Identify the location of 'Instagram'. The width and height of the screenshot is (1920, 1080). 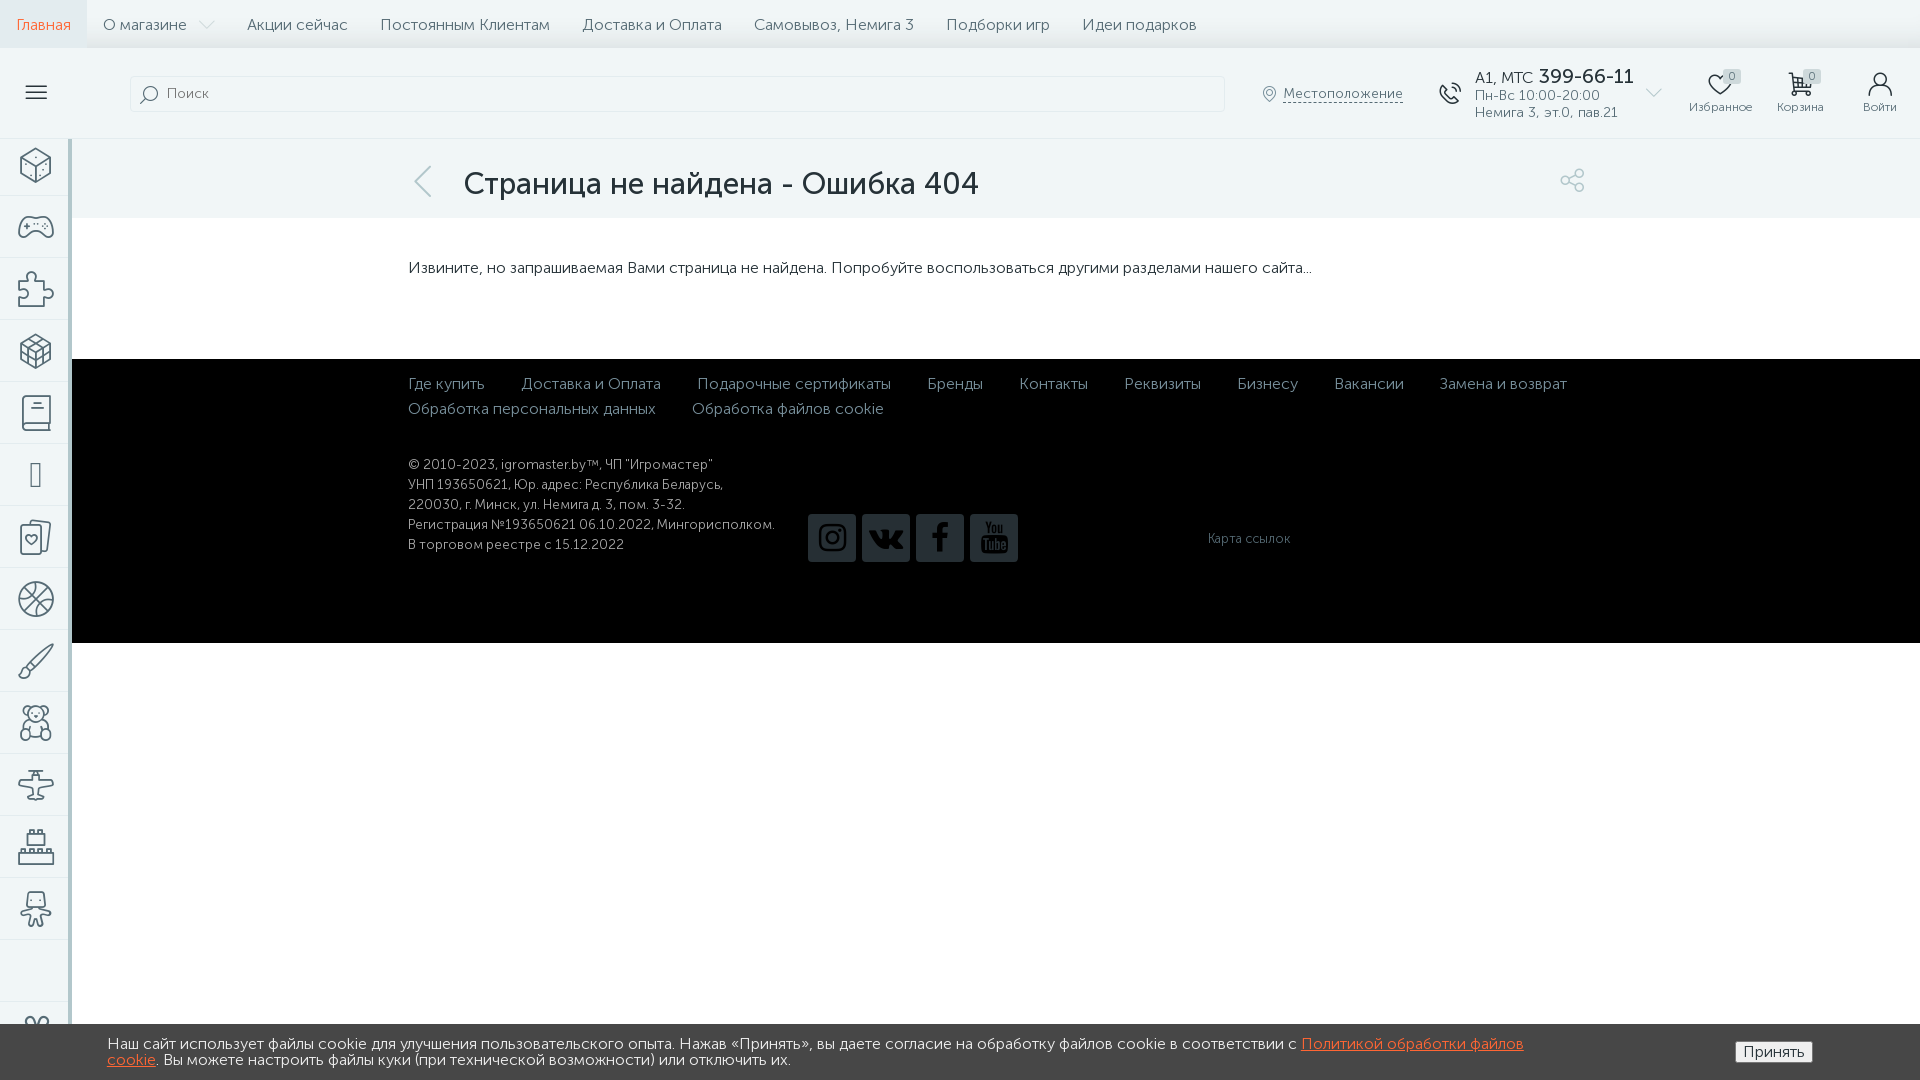
(831, 536).